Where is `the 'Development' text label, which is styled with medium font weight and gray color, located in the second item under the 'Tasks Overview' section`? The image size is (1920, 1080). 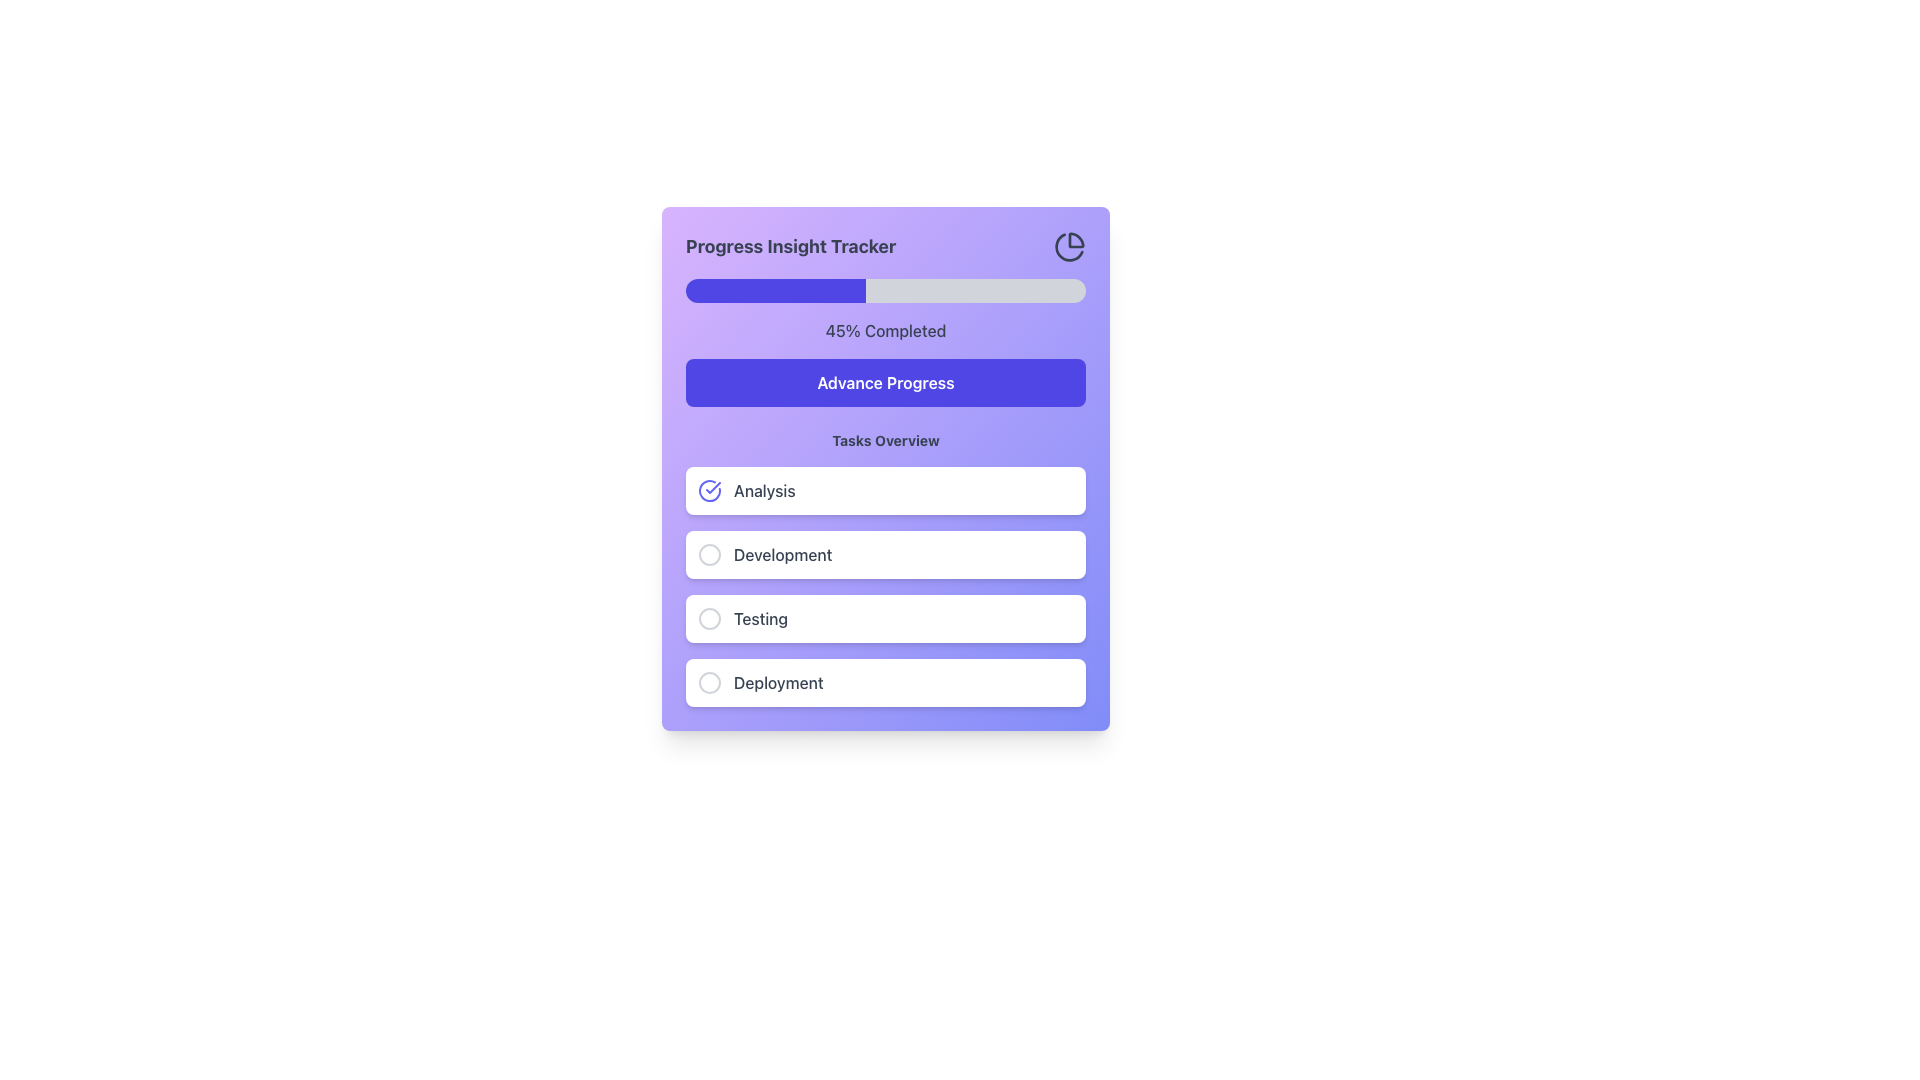 the 'Development' text label, which is styled with medium font weight and gray color, located in the second item under the 'Tasks Overview' section is located at coordinates (782, 555).